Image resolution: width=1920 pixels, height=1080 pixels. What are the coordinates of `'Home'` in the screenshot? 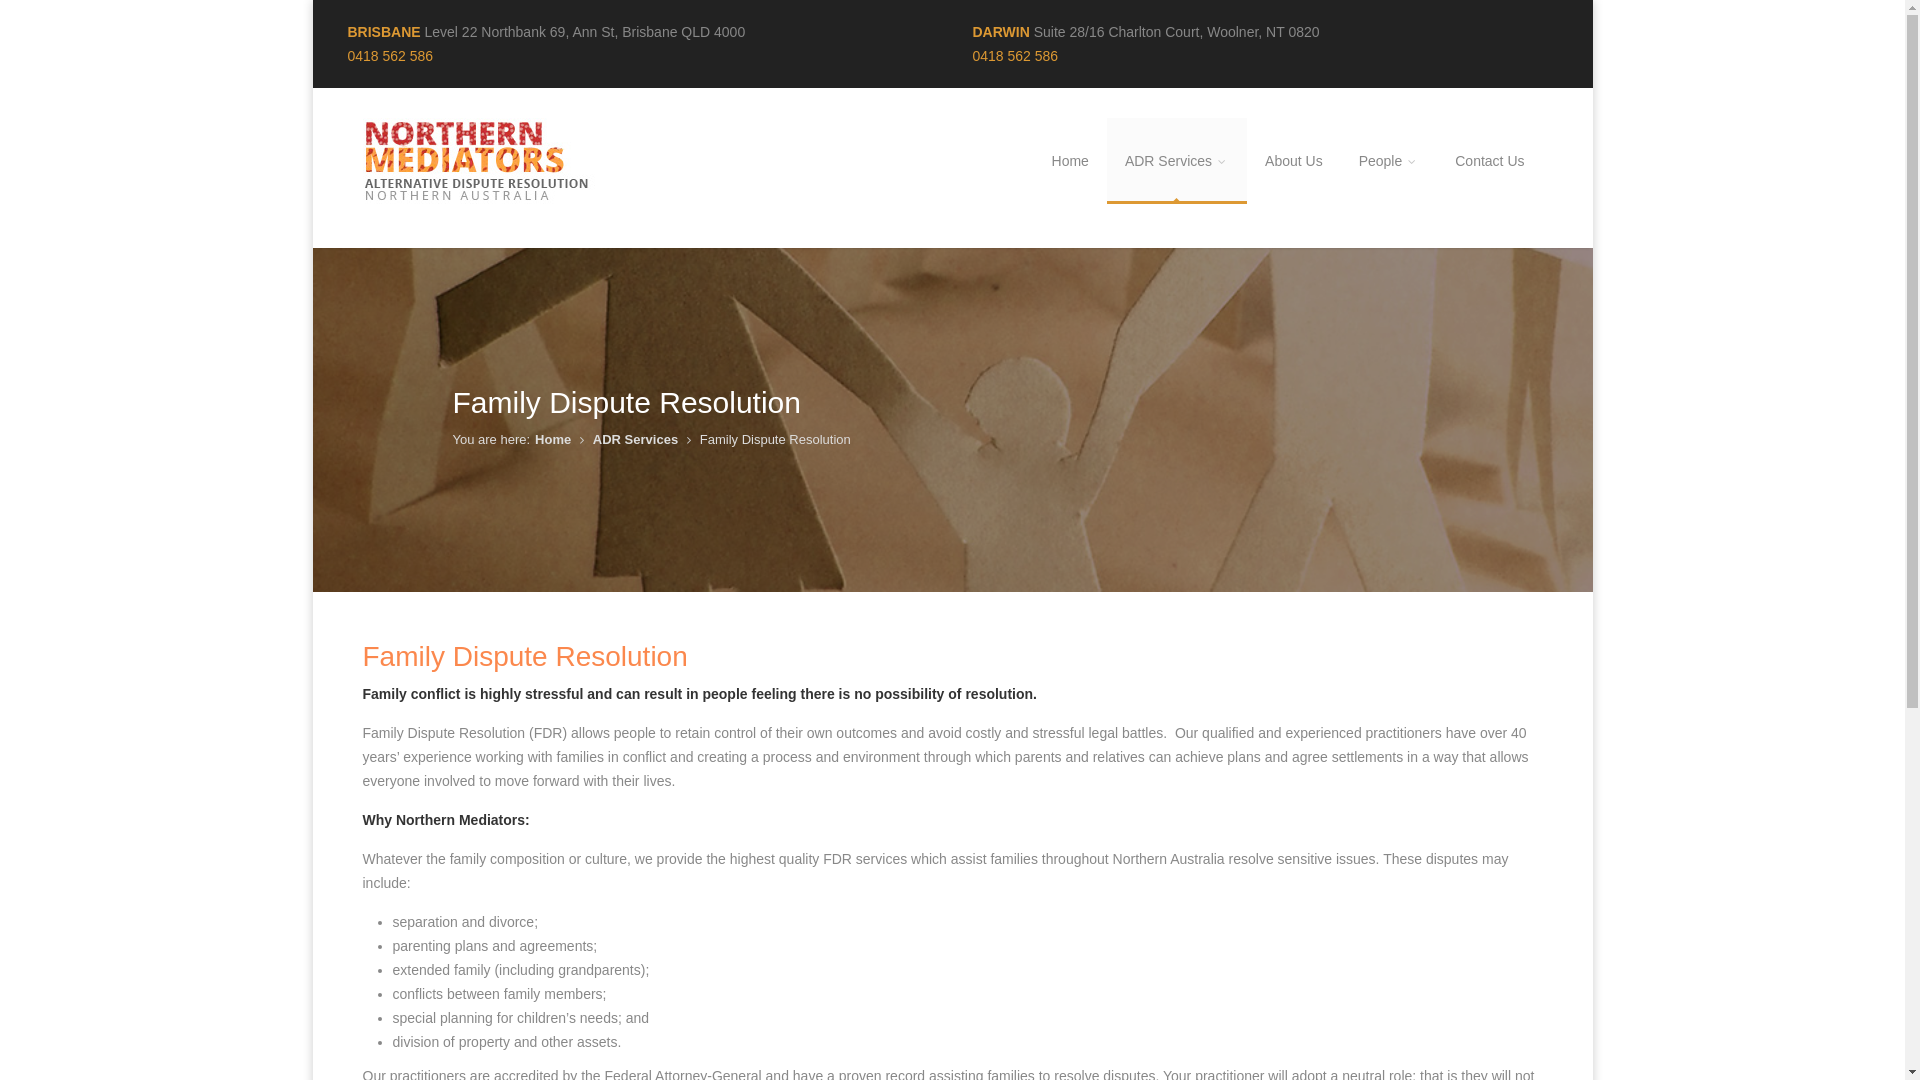 It's located at (552, 438).